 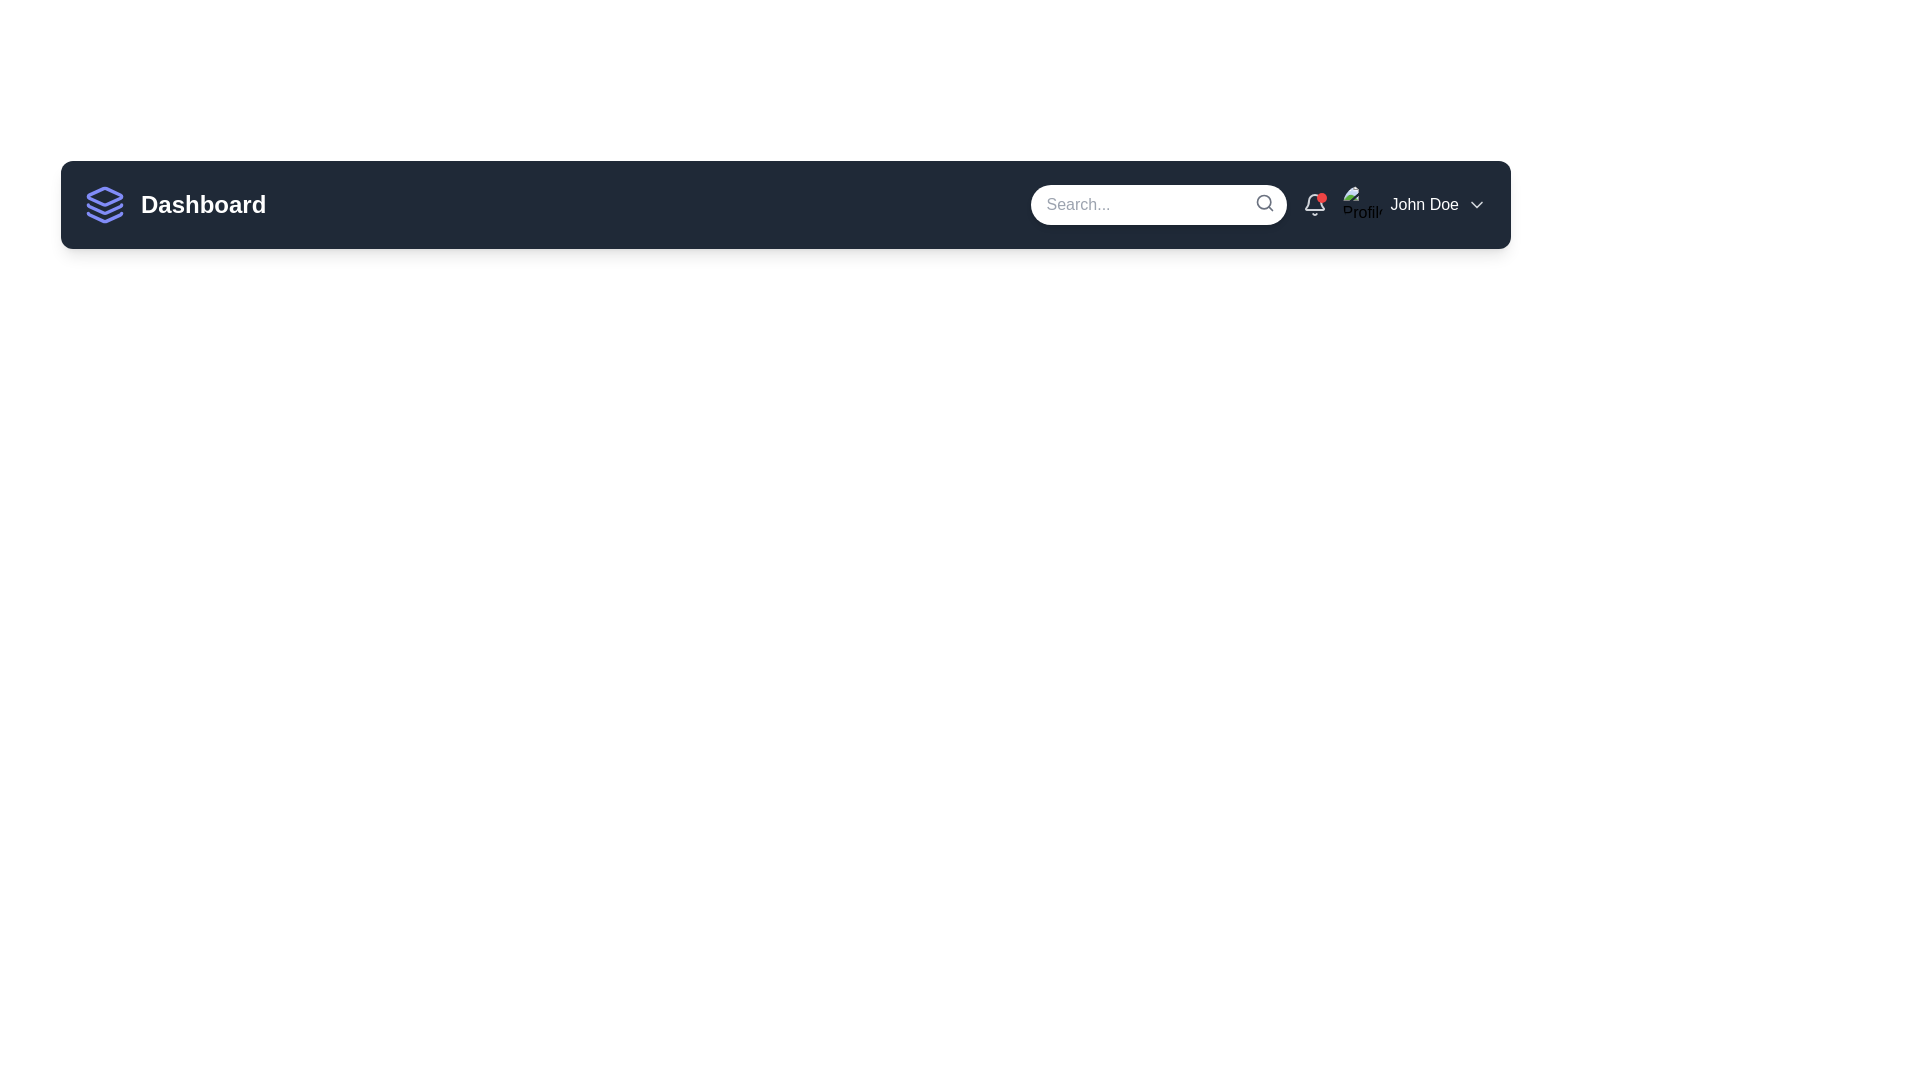 I want to click on the chevron icon next to the name 'John Doe' in the navigation bar, so click(x=1477, y=204).